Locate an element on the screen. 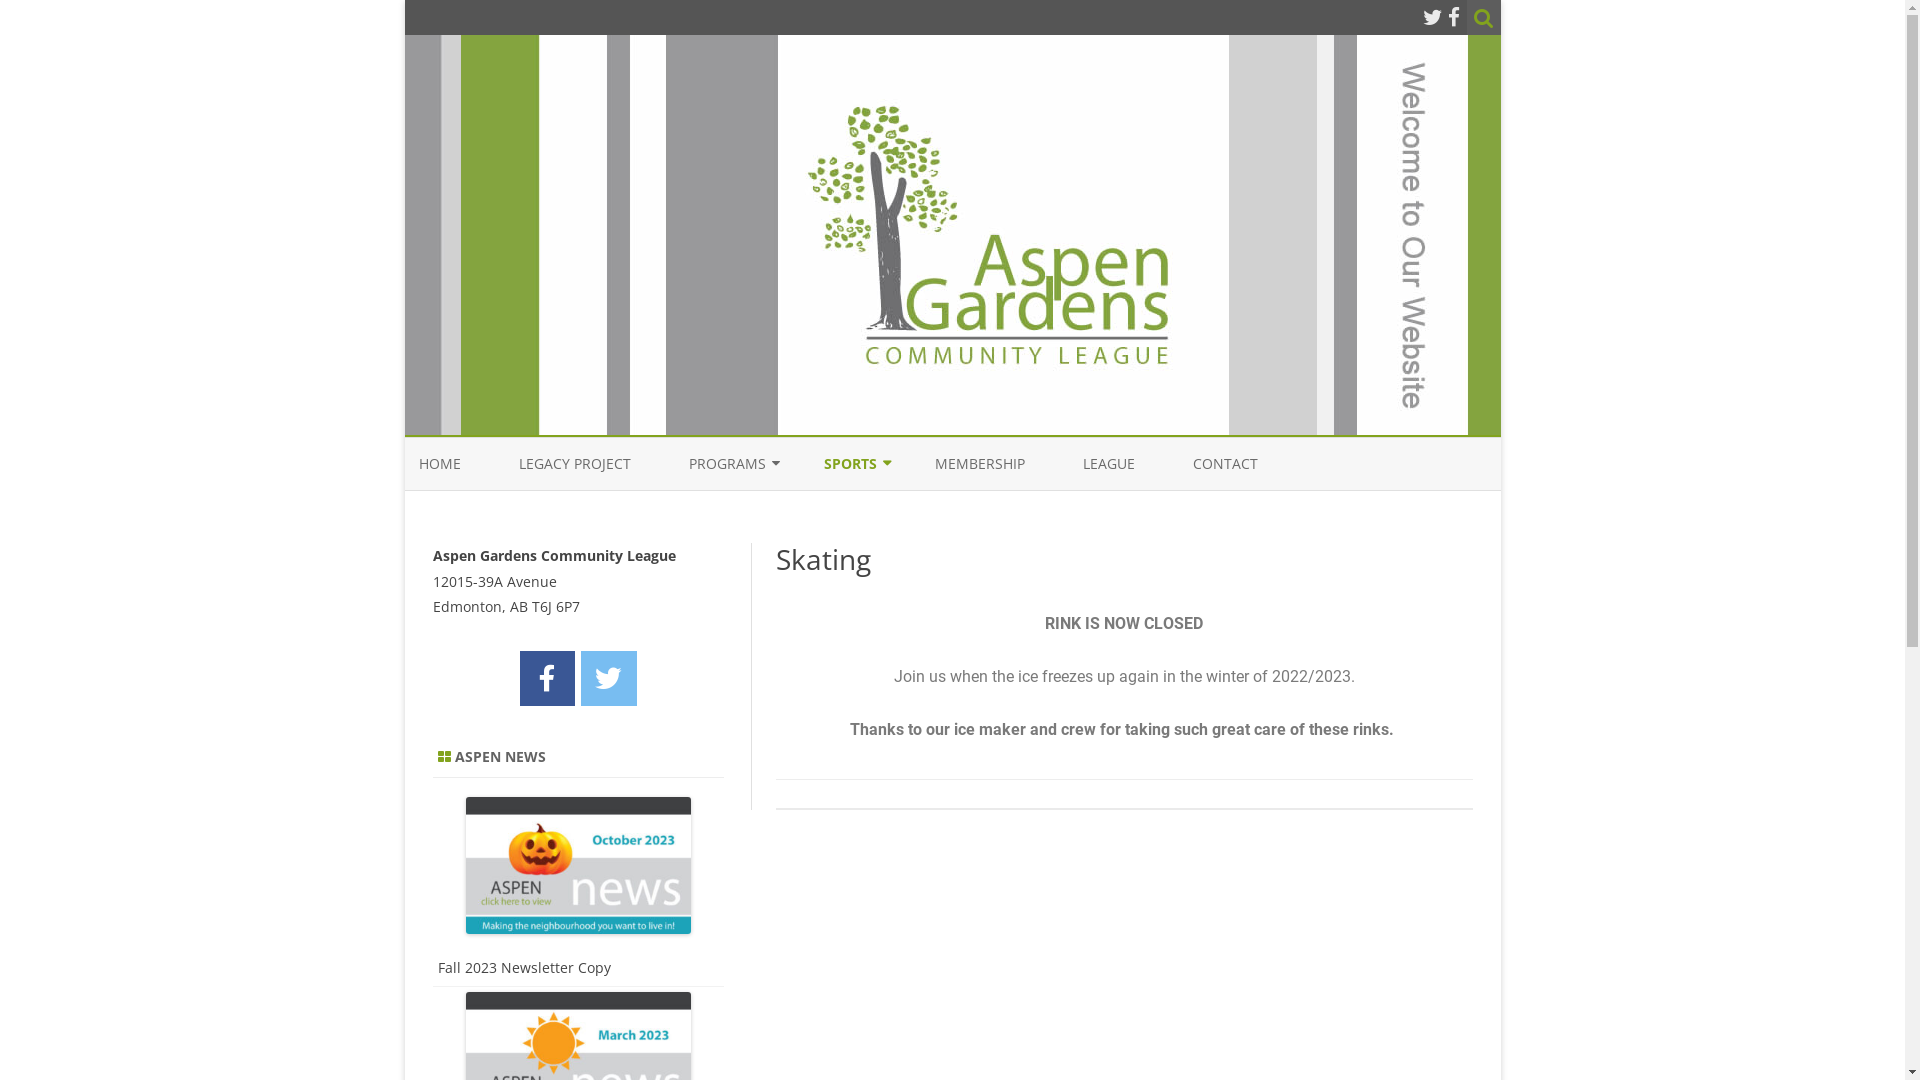 The height and width of the screenshot is (1080, 1920). 'DROP-IN SHINNY HOCKEY' is located at coordinates (922, 509).